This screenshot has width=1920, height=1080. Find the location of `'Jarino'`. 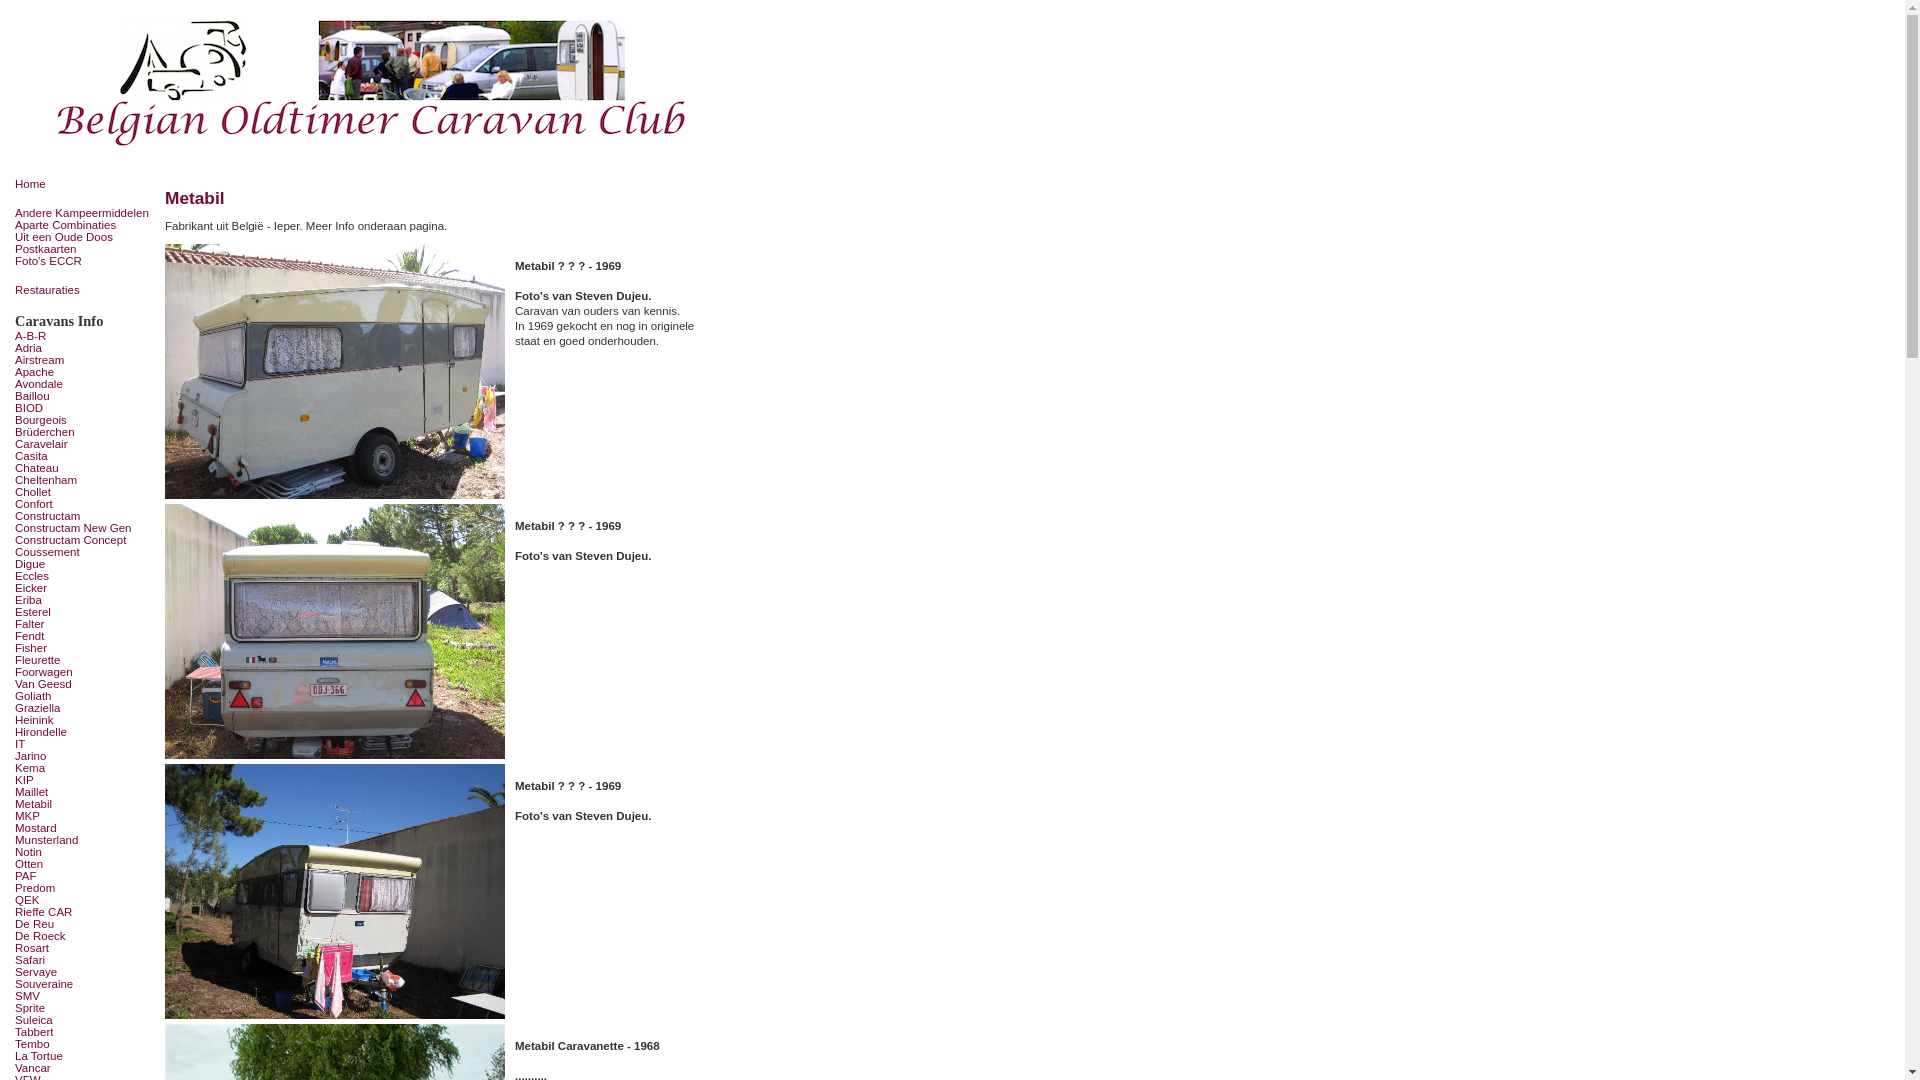

'Jarino' is located at coordinates (84, 756).